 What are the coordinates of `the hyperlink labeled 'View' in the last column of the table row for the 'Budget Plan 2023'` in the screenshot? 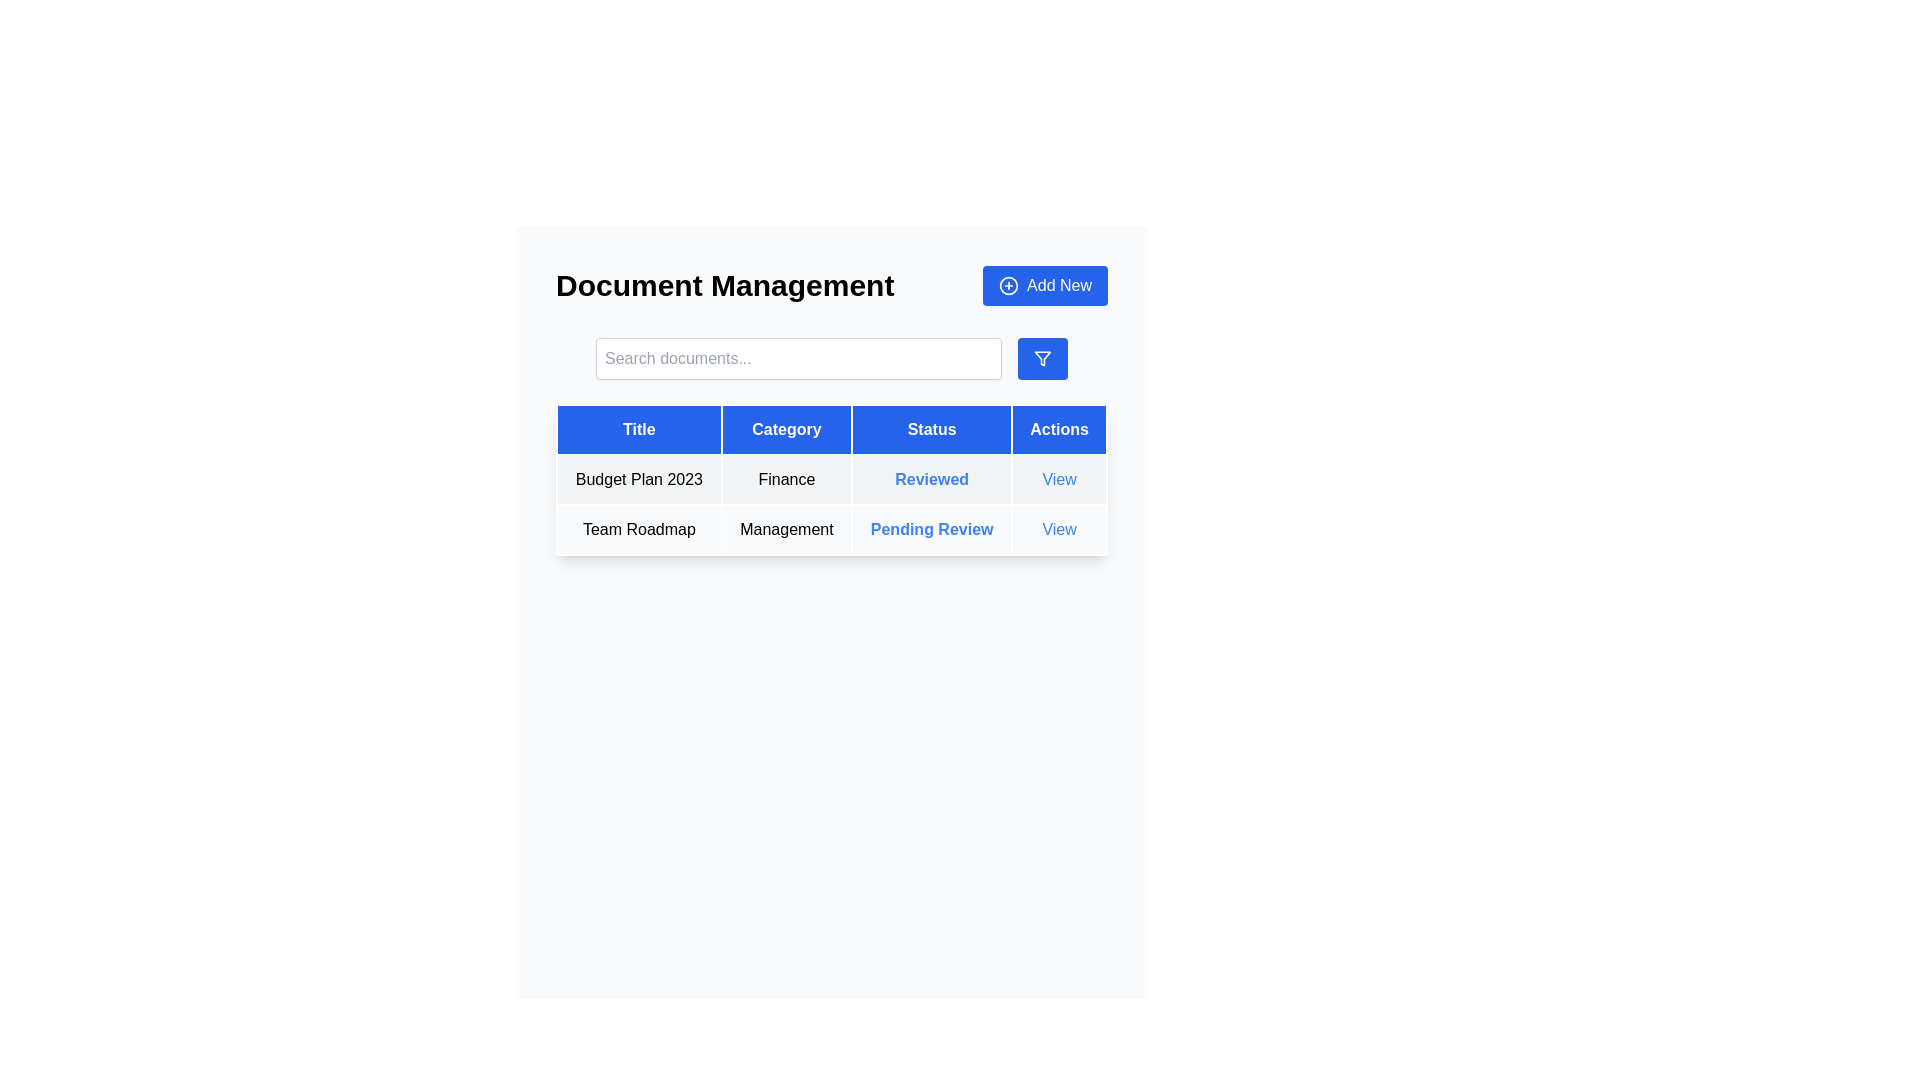 It's located at (1058, 479).